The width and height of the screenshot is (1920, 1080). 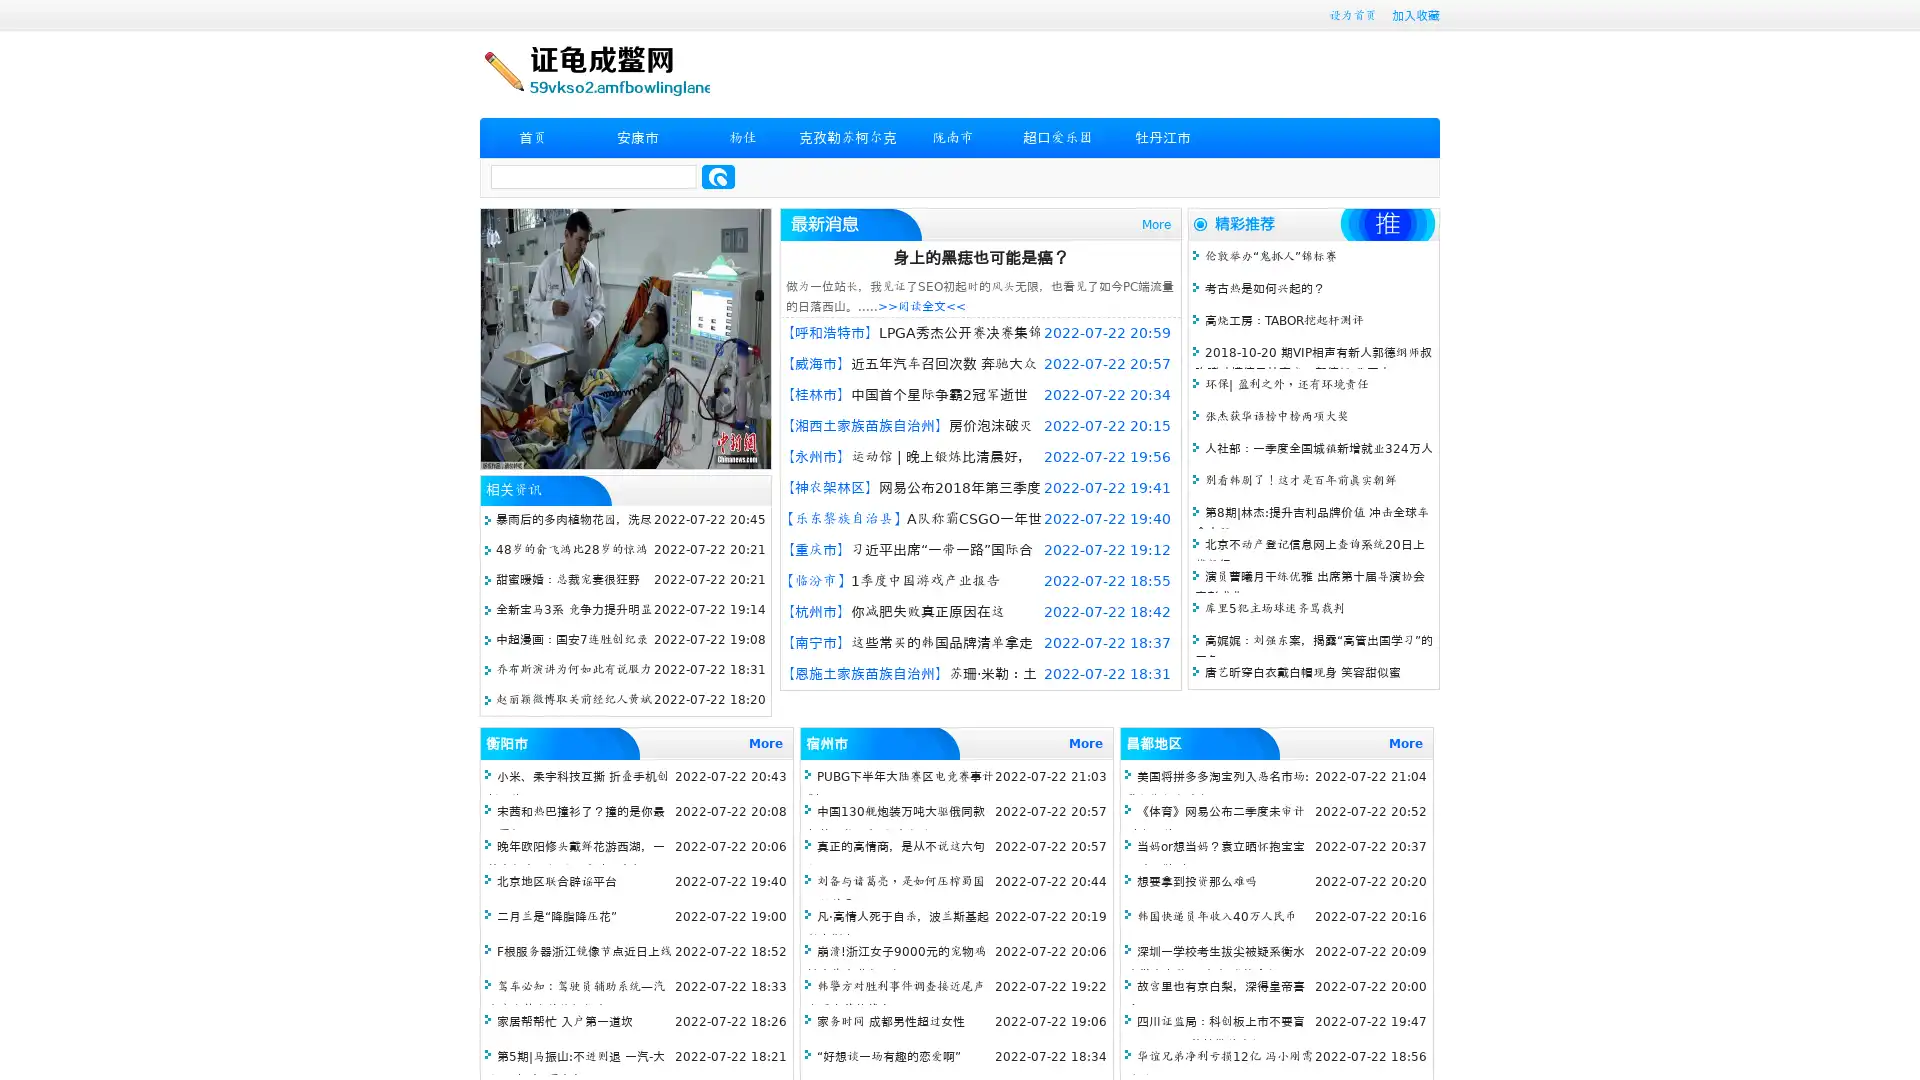 What do you see at coordinates (718, 176) in the screenshot?
I see `Search` at bounding box center [718, 176].